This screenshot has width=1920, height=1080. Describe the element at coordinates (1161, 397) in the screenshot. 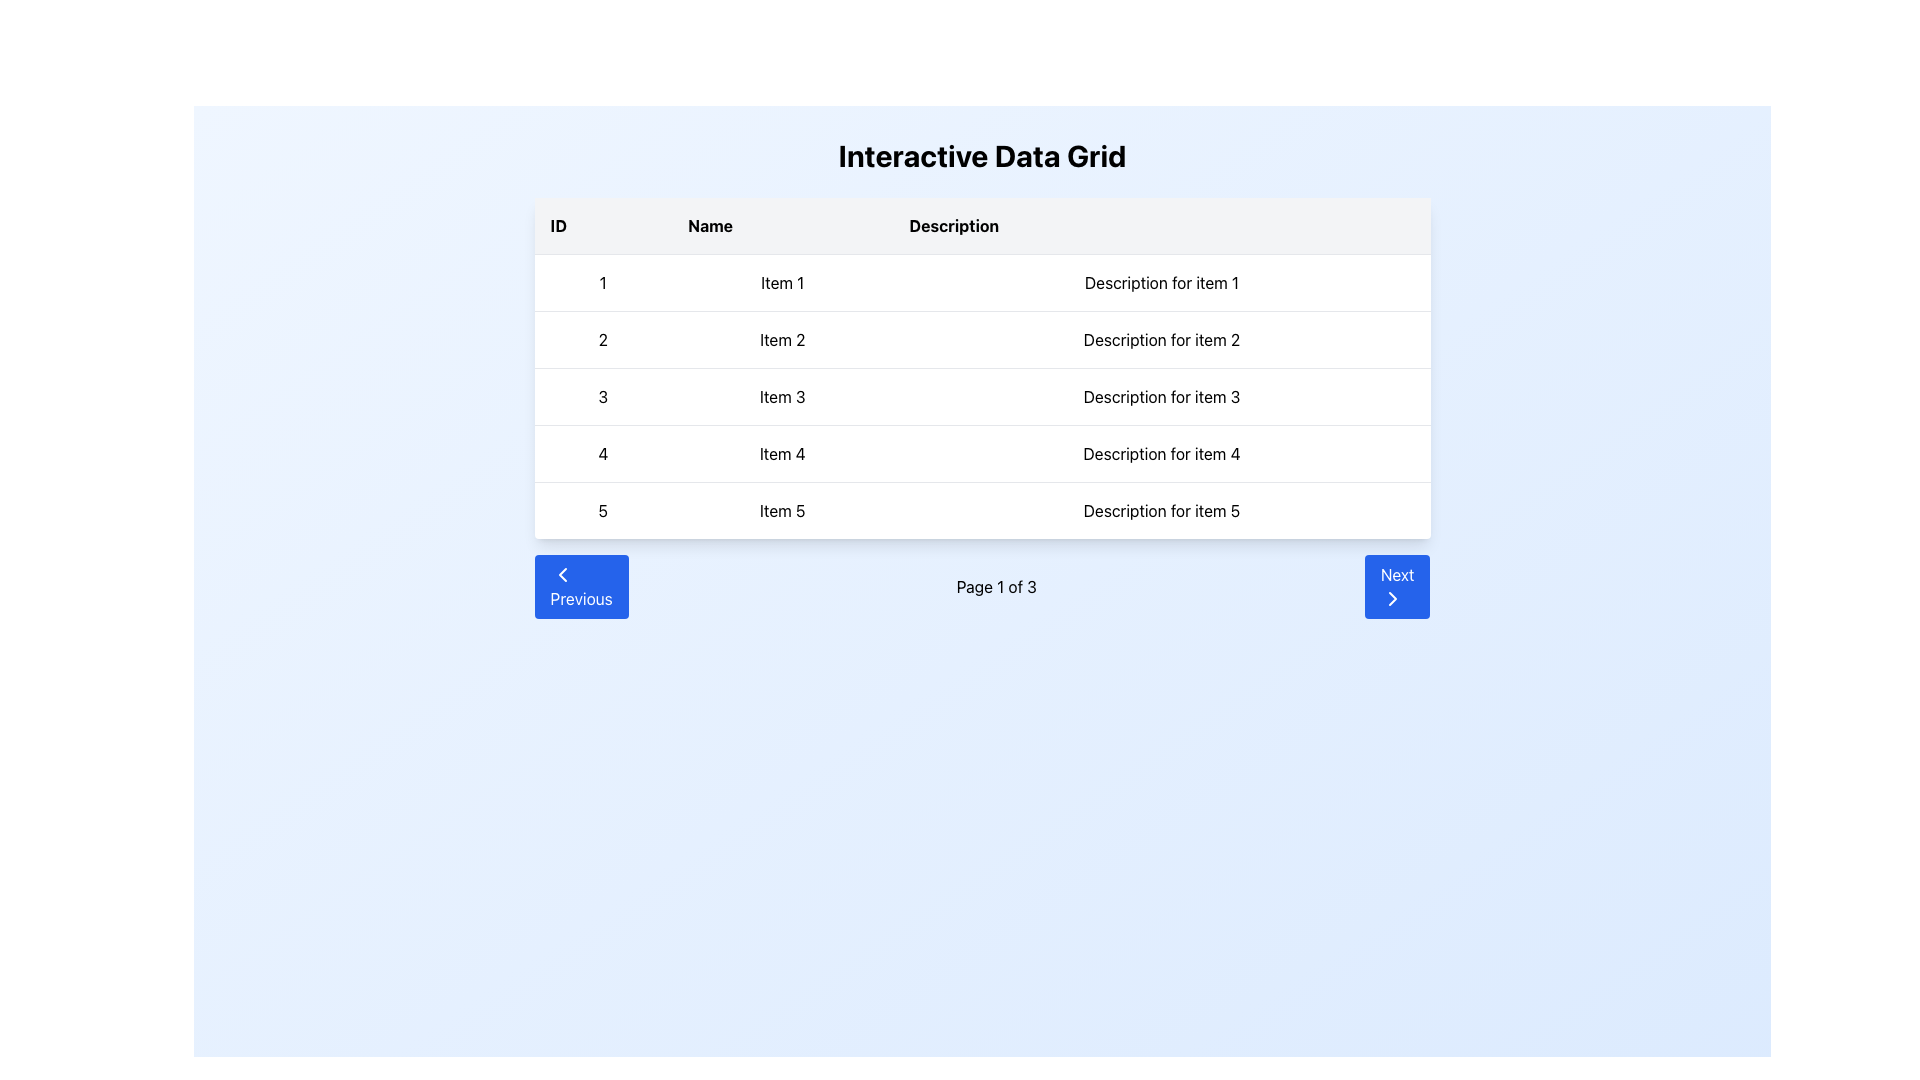

I see `the text label displaying 'Description for item 3' located in the third row of the data grid table under the 'Description' column` at that location.